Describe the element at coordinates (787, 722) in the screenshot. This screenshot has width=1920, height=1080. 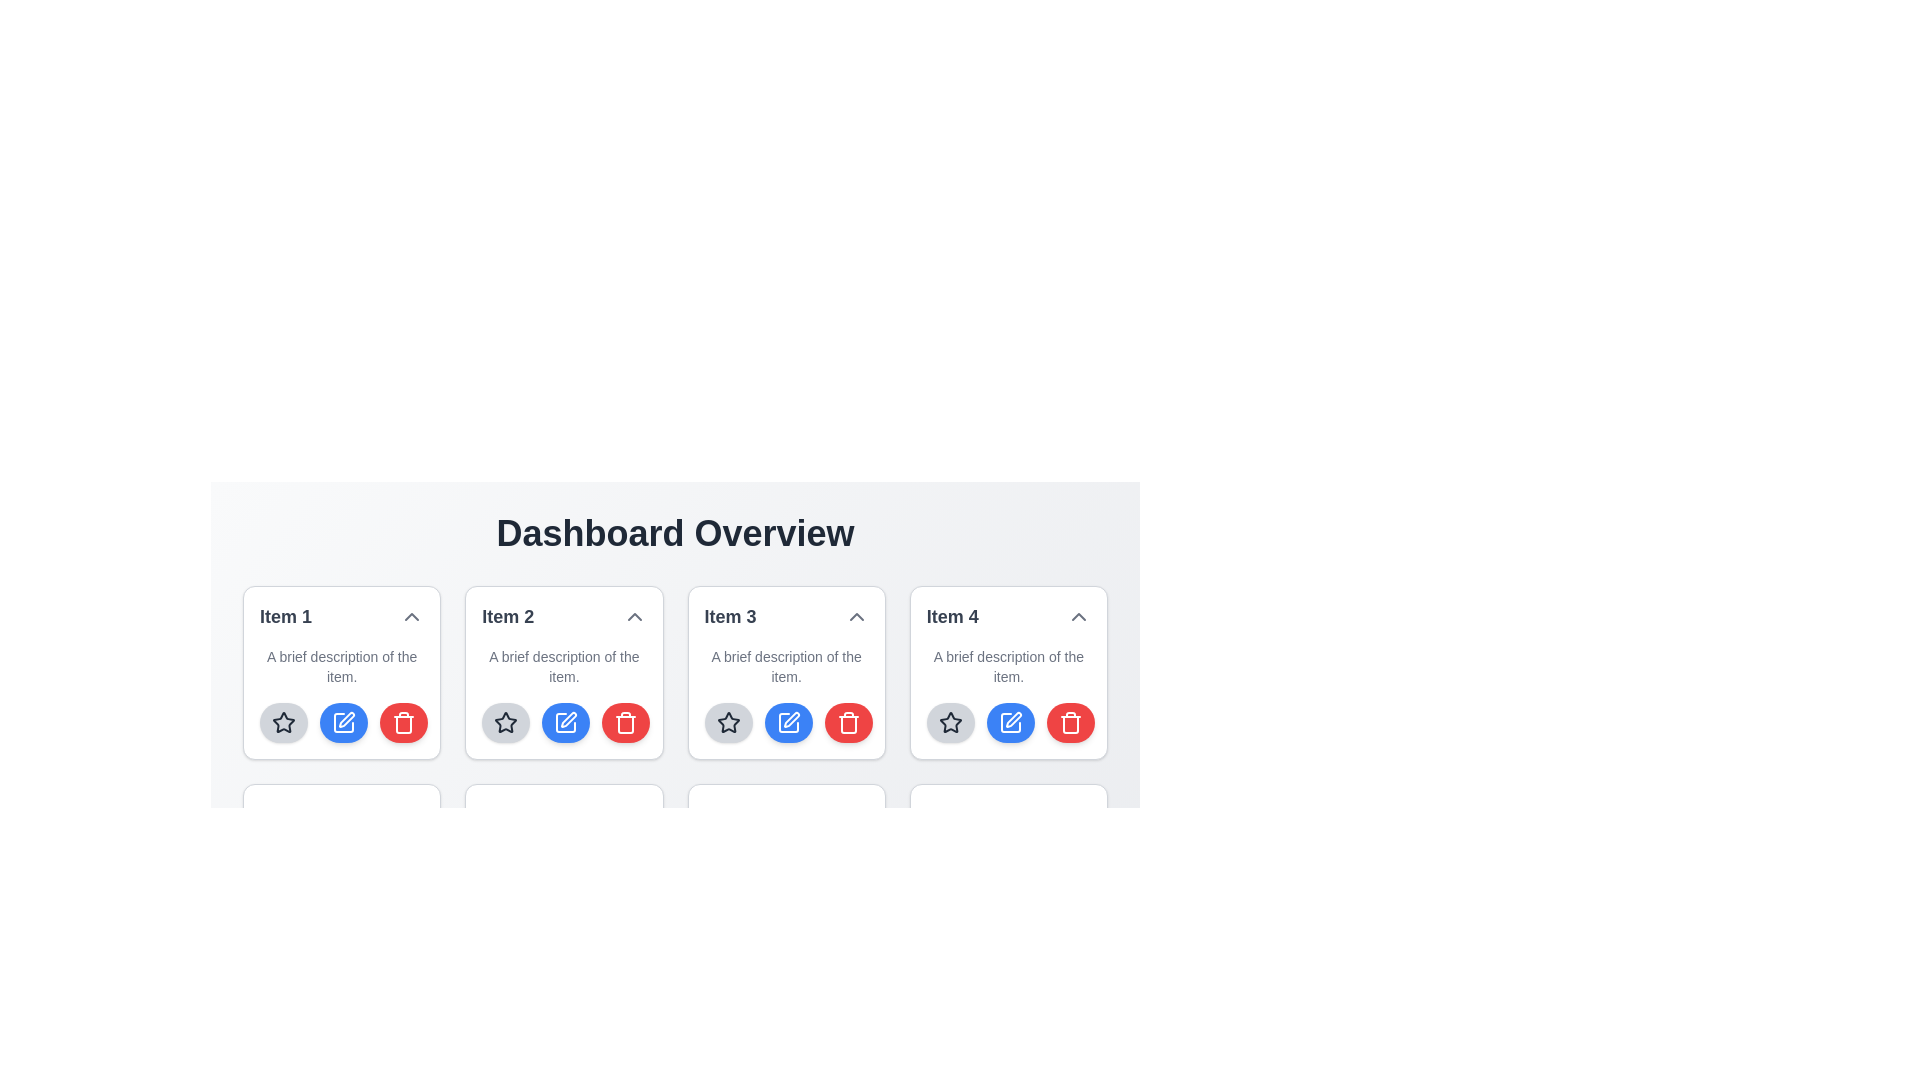
I see `the blue circular button with a white pen icon in the center located in the third item's control section of the dashboard overview` at that location.